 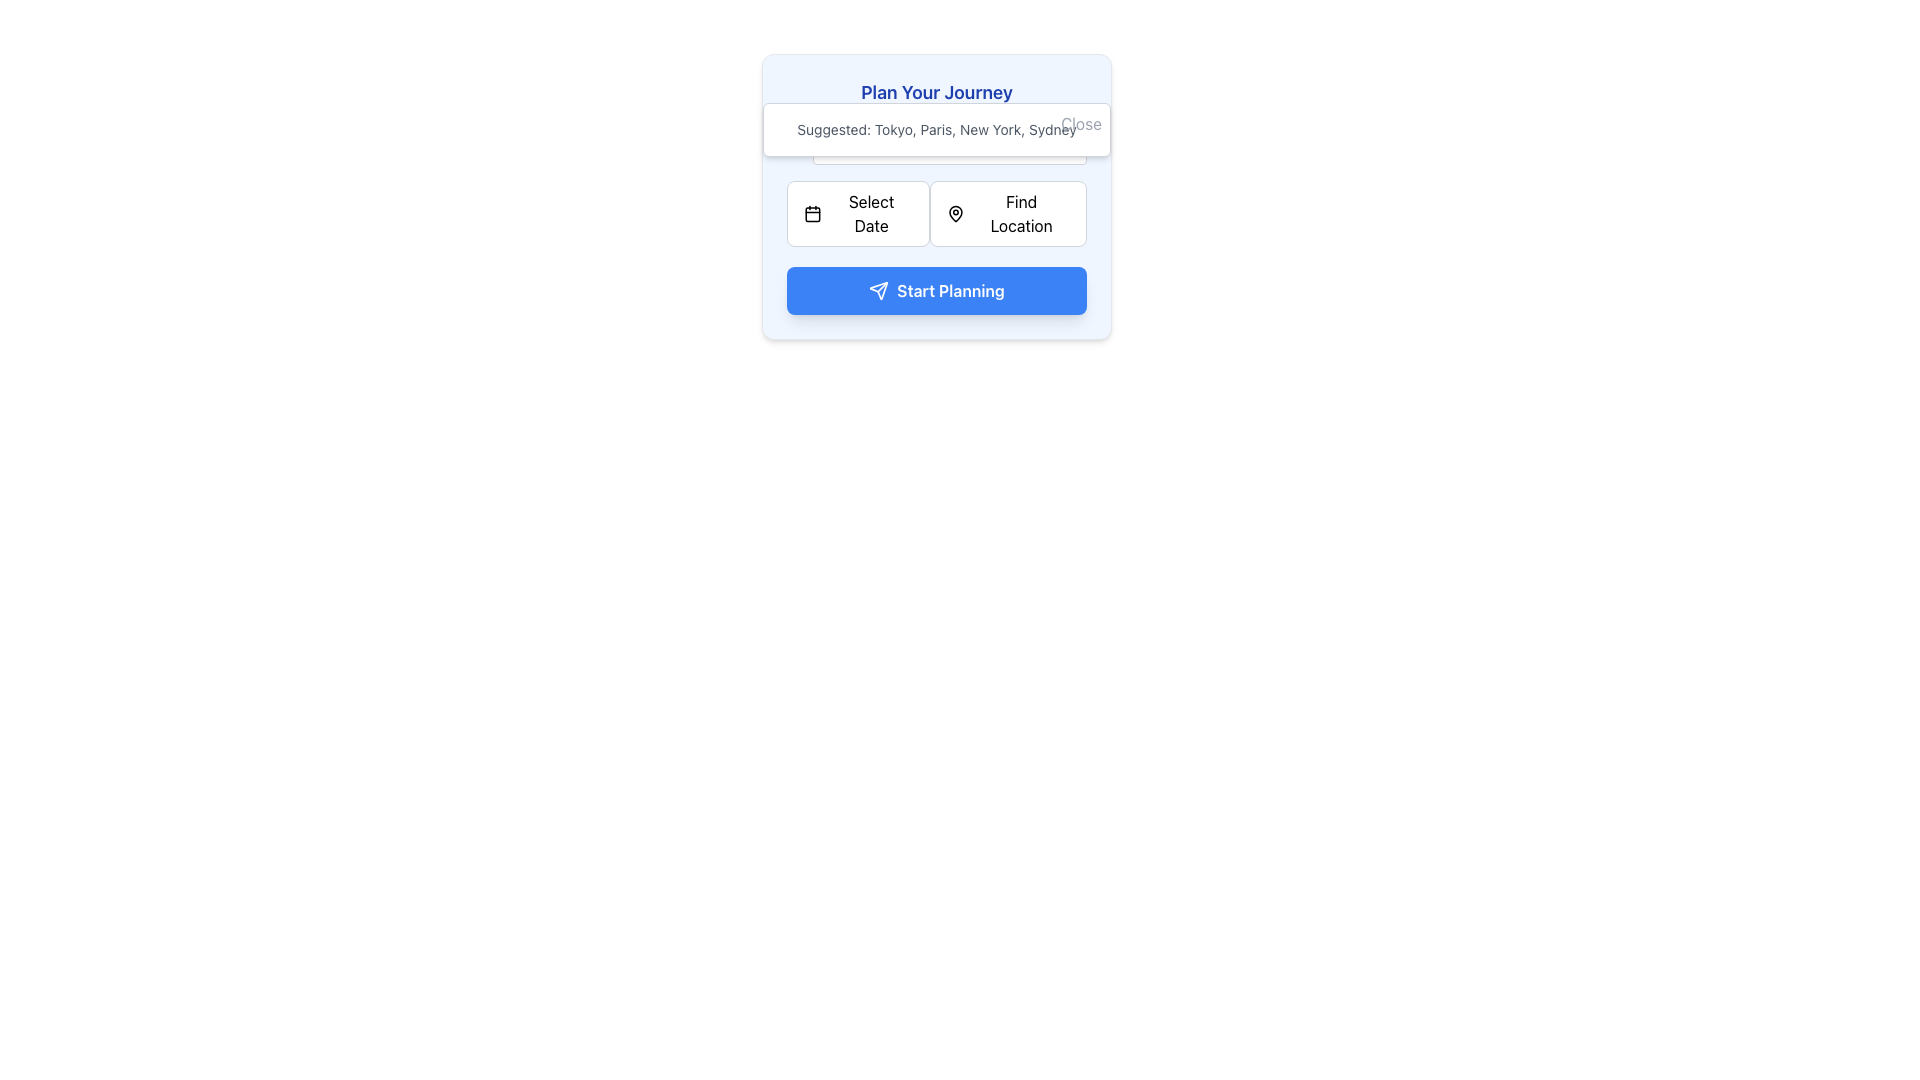 What do you see at coordinates (879, 290) in the screenshot?
I see `the icon located to the left of the 'Start Planning' text within the button component at the bottom of the card interface` at bounding box center [879, 290].